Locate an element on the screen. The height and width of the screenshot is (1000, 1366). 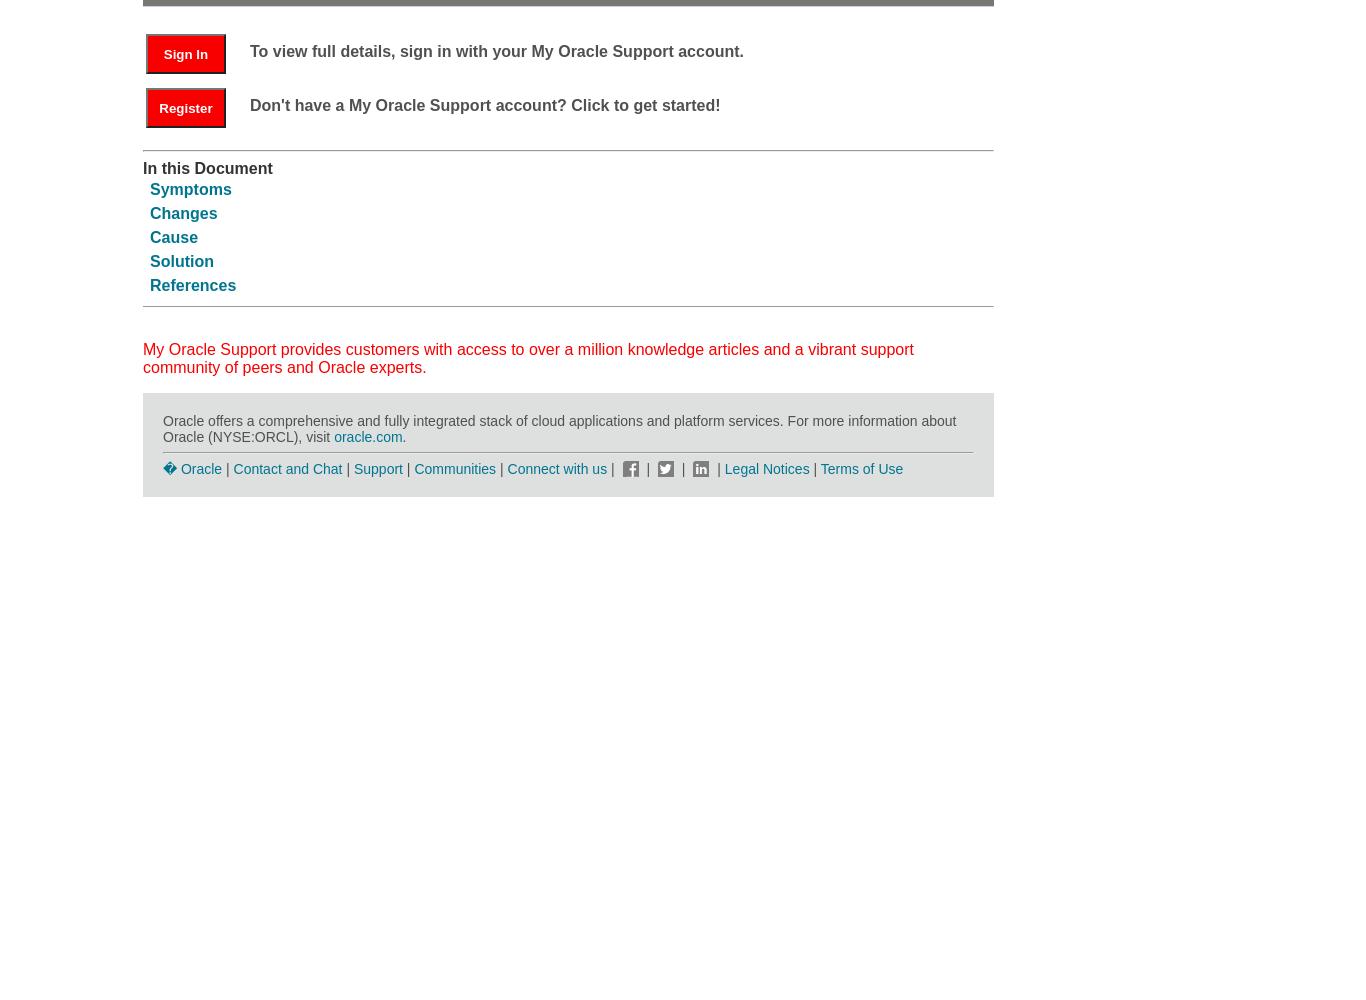
'oracle.com' is located at coordinates (333, 436).